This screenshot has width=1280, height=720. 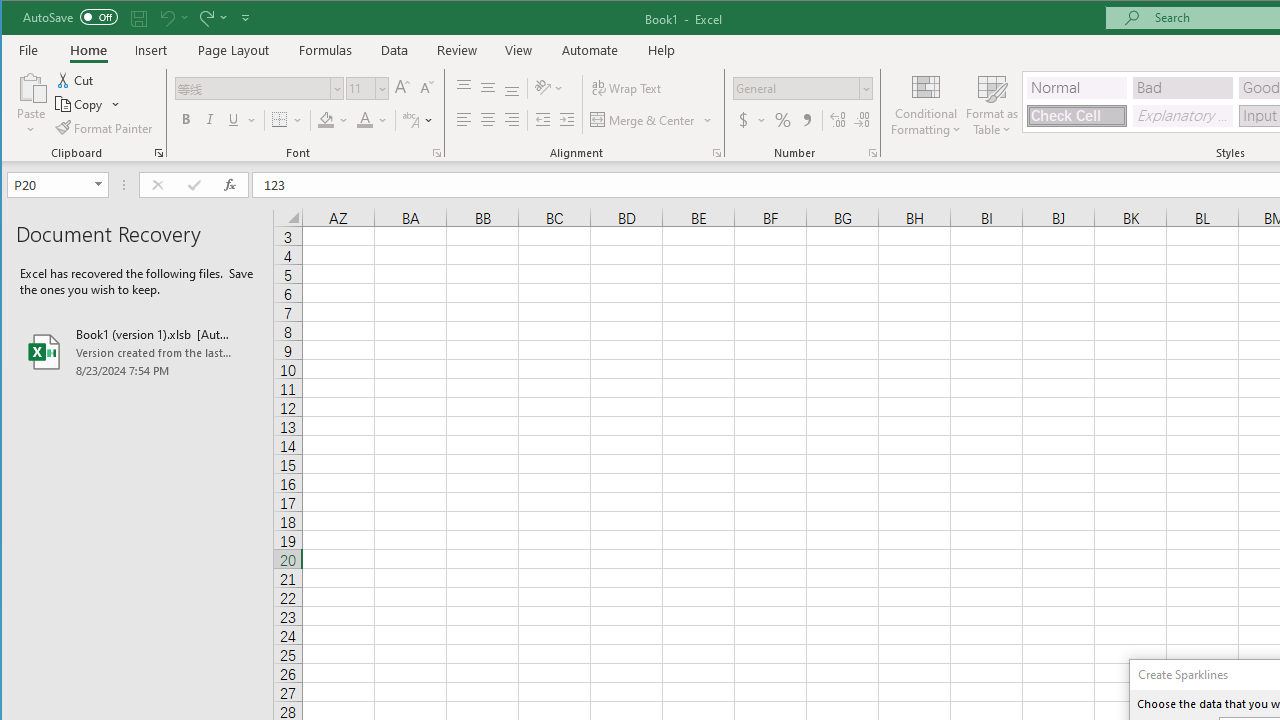 I want to click on 'Format Painter', so click(x=104, y=128).